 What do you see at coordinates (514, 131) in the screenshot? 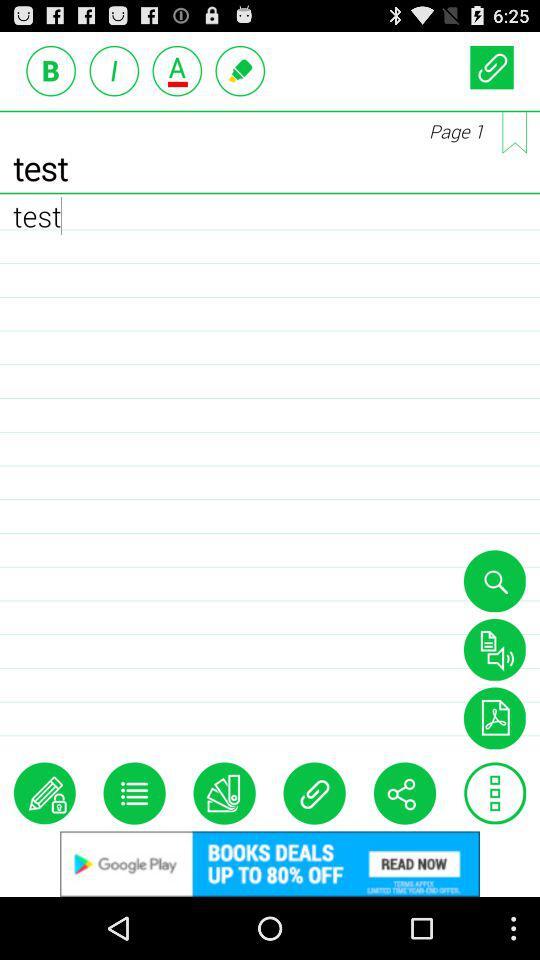
I see `page change option` at bounding box center [514, 131].